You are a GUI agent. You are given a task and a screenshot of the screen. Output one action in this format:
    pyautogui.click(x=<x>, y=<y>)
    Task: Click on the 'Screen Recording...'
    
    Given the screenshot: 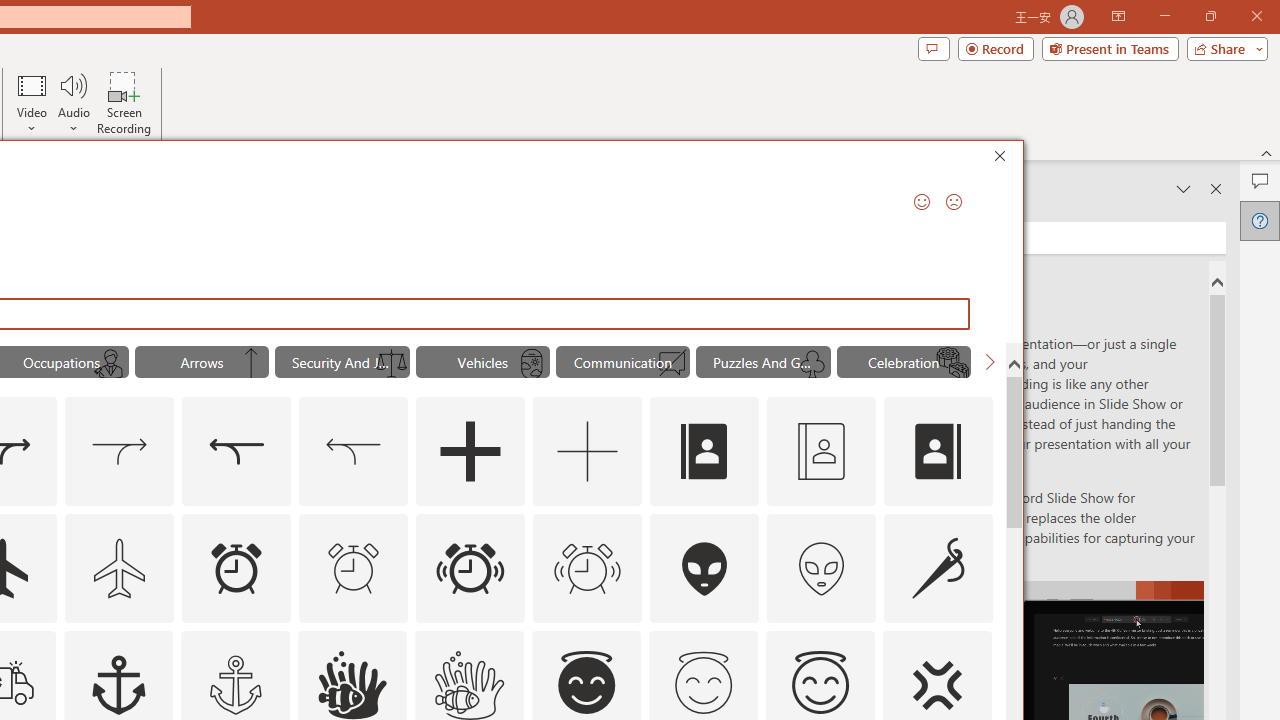 What is the action you would take?
    pyautogui.click(x=123, y=103)
    